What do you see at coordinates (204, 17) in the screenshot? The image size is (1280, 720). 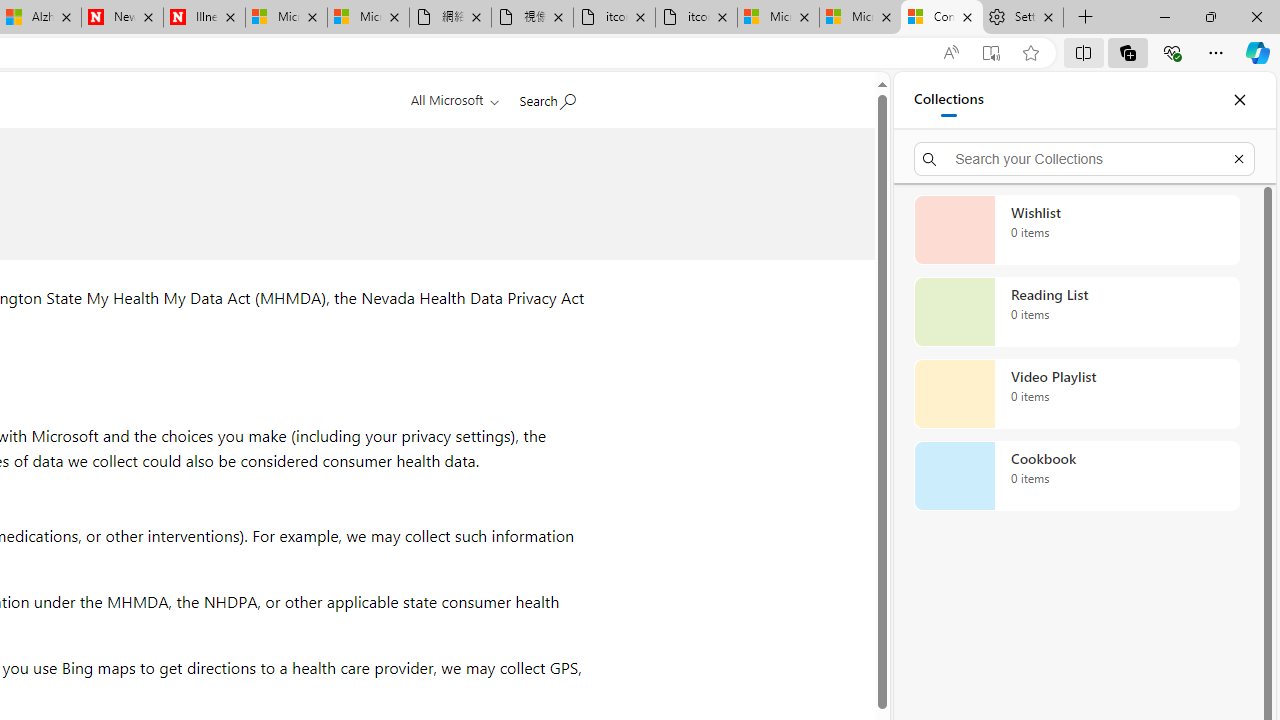 I see `'Illness news & latest pictures from Newsweek.com'` at bounding box center [204, 17].